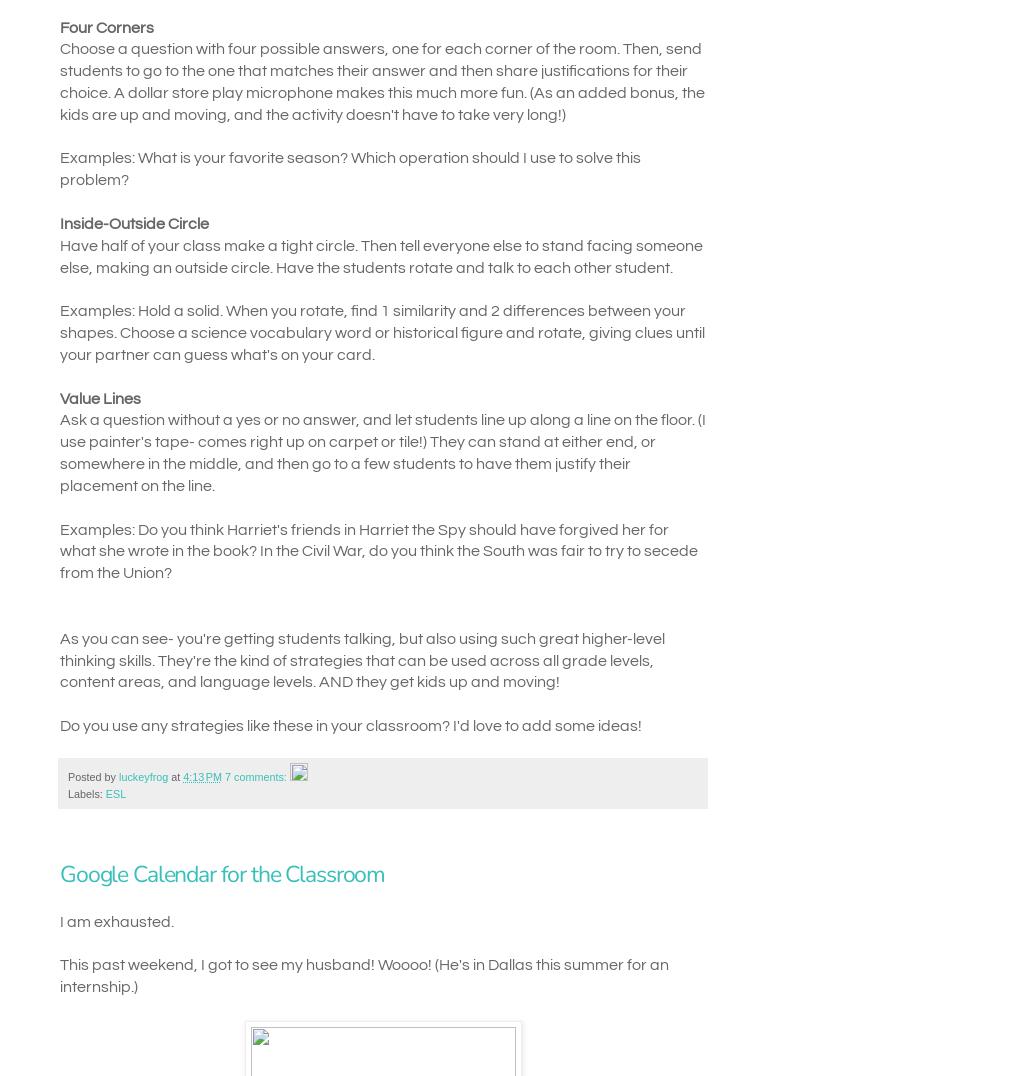 Image resolution: width=1028 pixels, height=1076 pixels. Describe the element at coordinates (177, 776) in the screenshot. I see `'at'` at that location.